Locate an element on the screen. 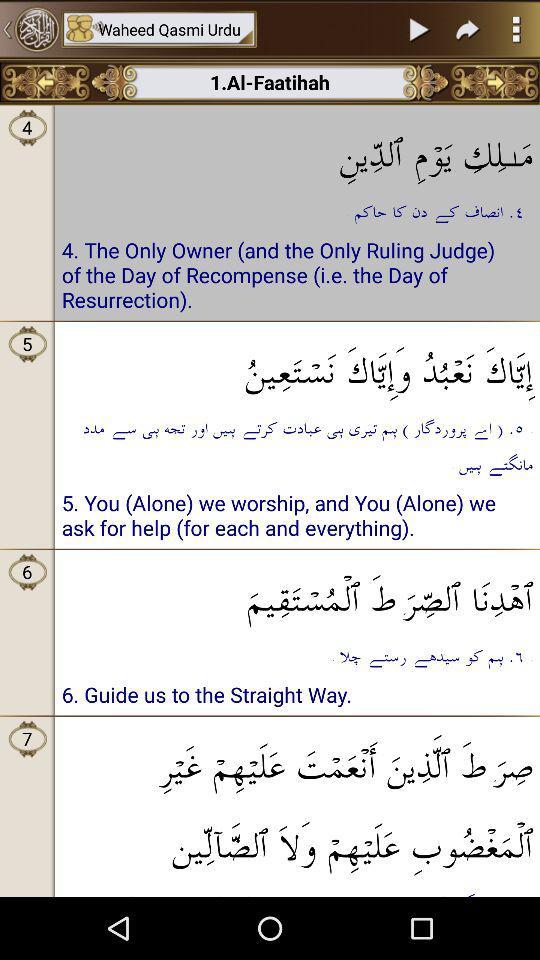  previous page is located at coordinates (45, 82).